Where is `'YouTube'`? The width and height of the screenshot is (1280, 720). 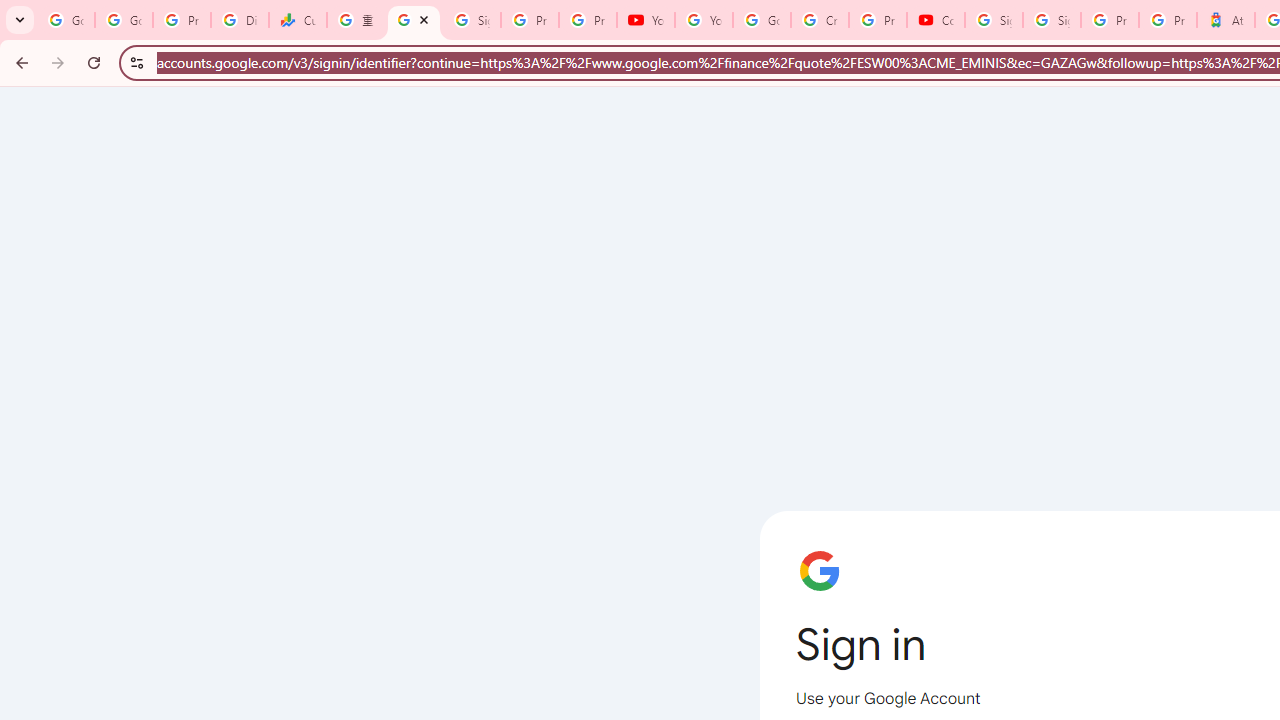
'YouTube' is located at coordinates (704, 20).